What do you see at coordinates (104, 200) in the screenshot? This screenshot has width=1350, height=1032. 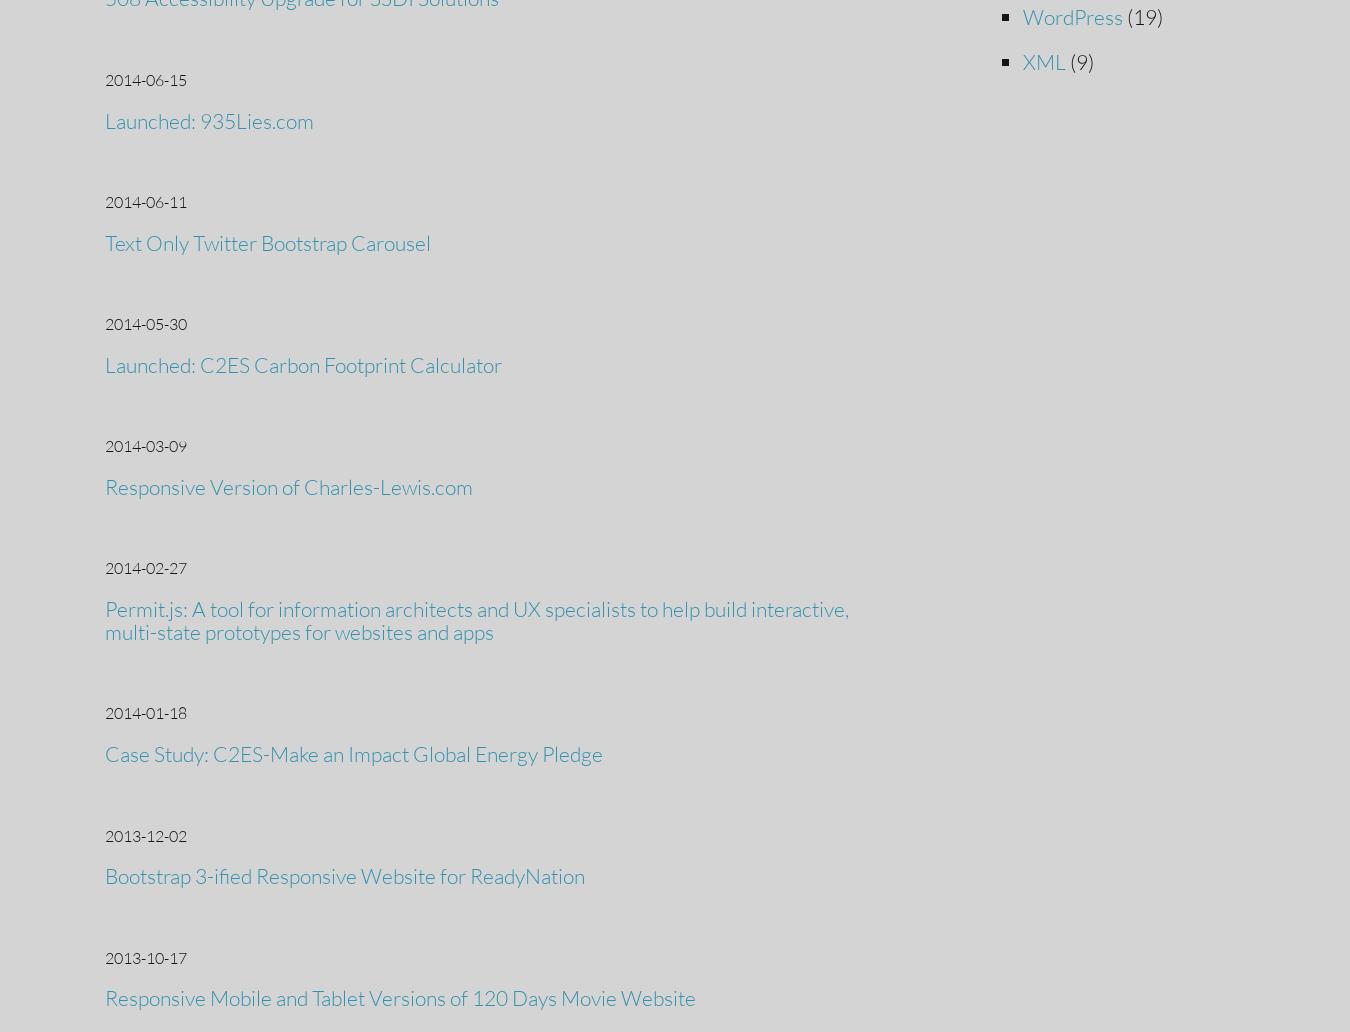 I see `'2014-06-11'` at bounding box center [104, 200].